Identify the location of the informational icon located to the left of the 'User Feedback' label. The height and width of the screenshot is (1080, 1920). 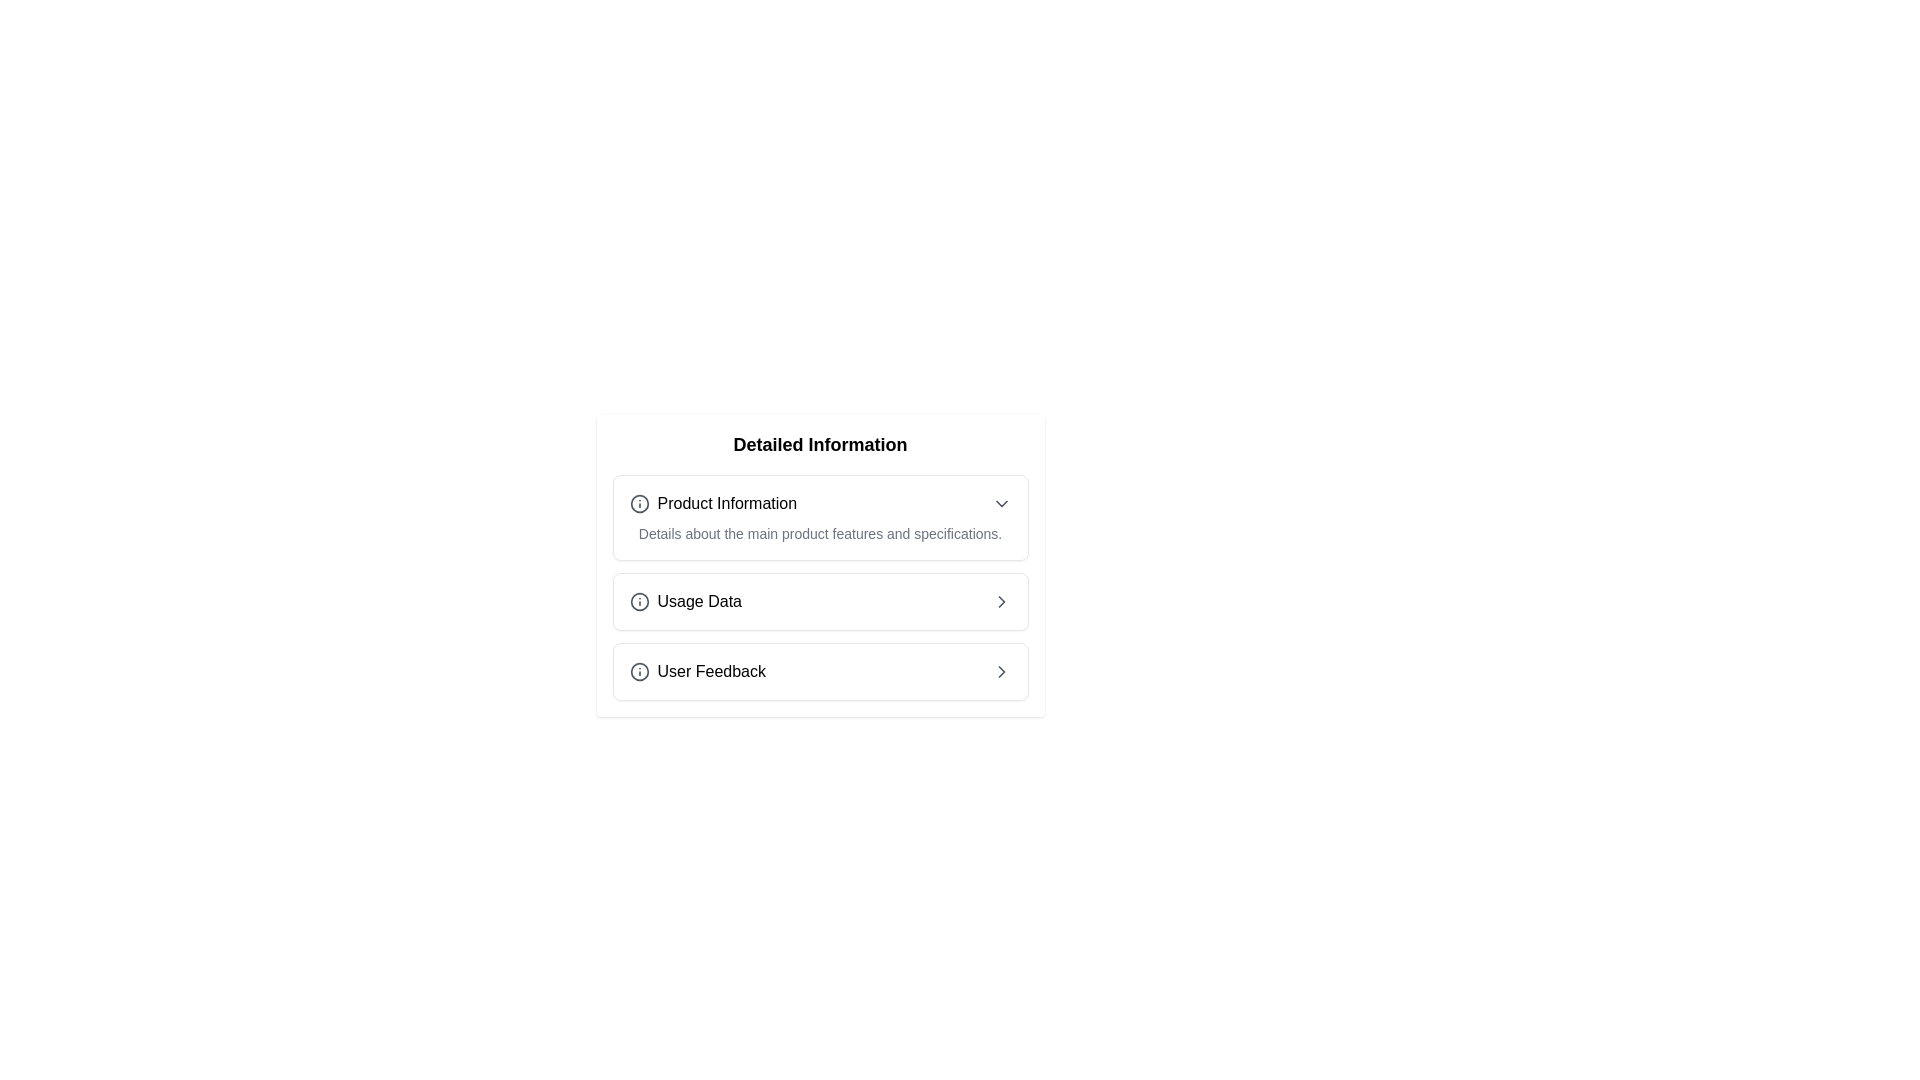
(638, 671).